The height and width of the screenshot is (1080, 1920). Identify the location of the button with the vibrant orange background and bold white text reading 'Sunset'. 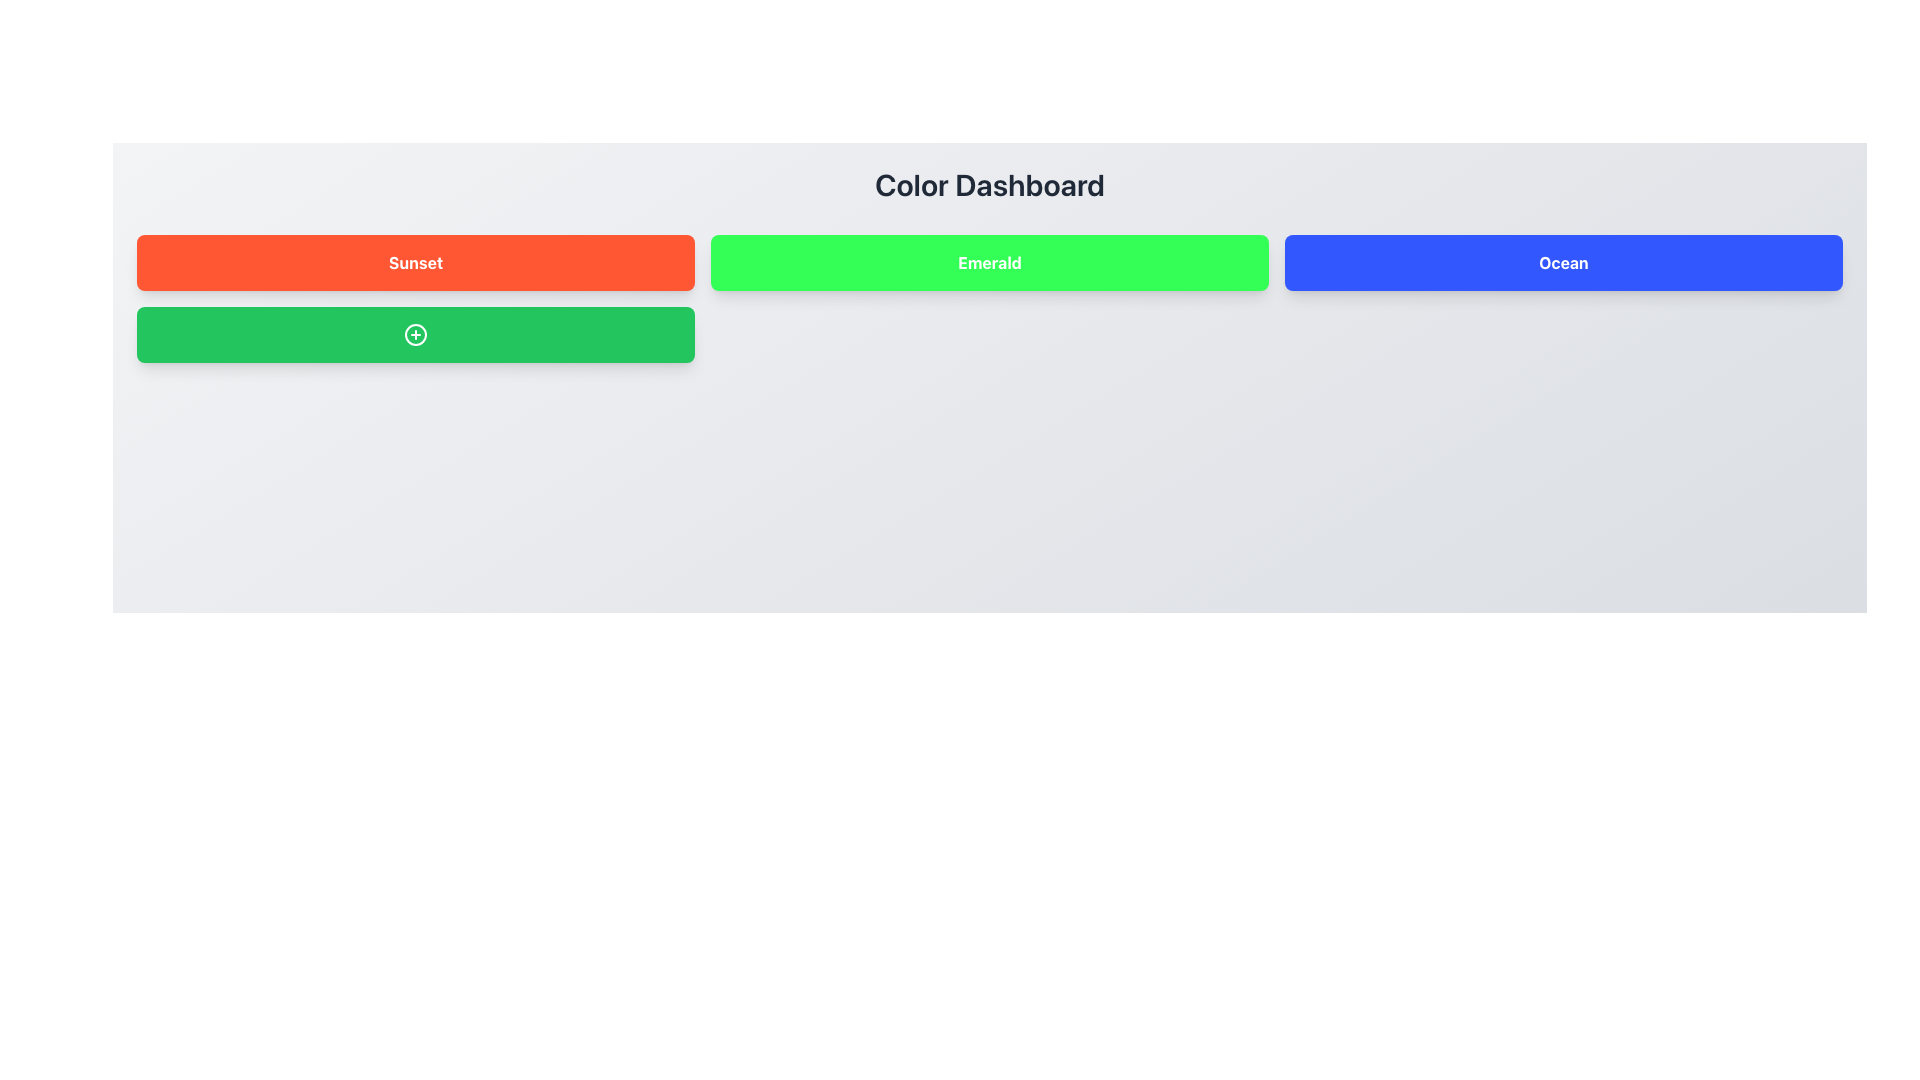
(415, 261).